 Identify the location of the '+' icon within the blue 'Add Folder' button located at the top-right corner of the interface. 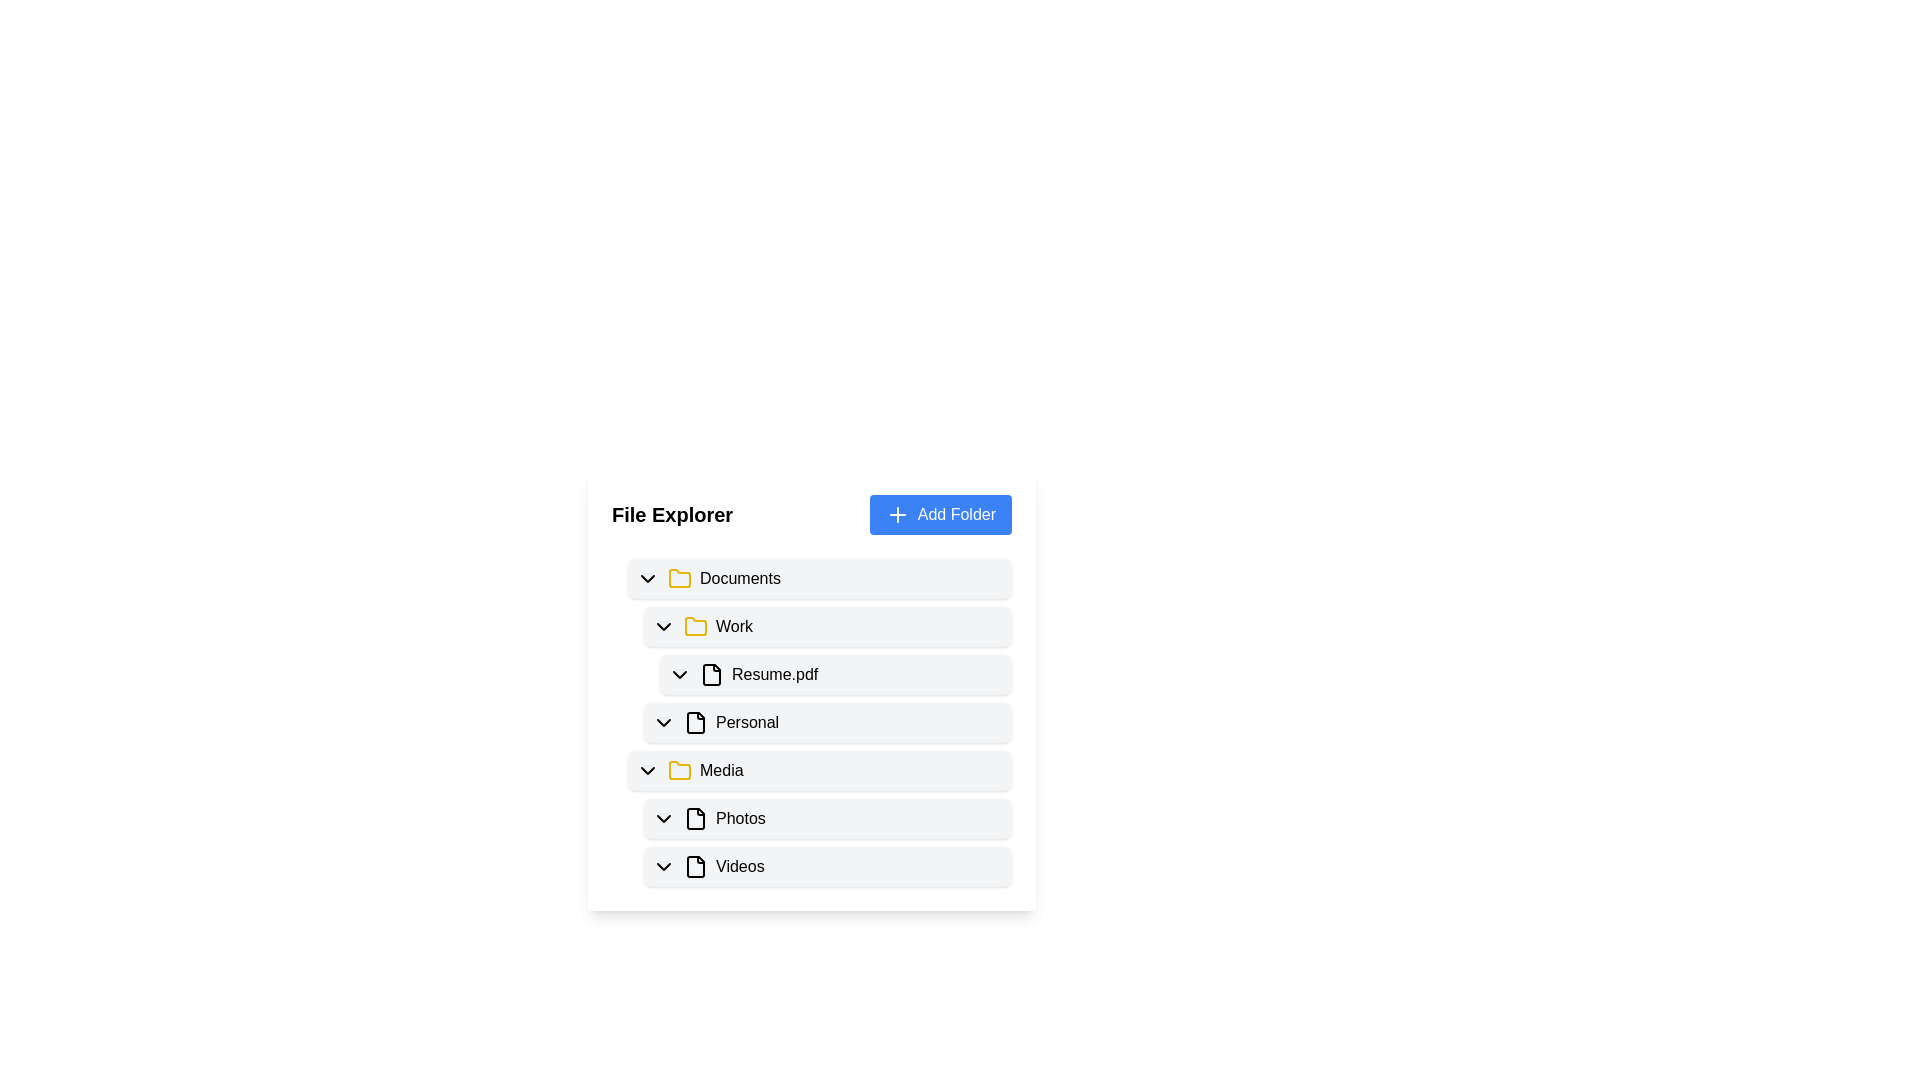
(896, 514).